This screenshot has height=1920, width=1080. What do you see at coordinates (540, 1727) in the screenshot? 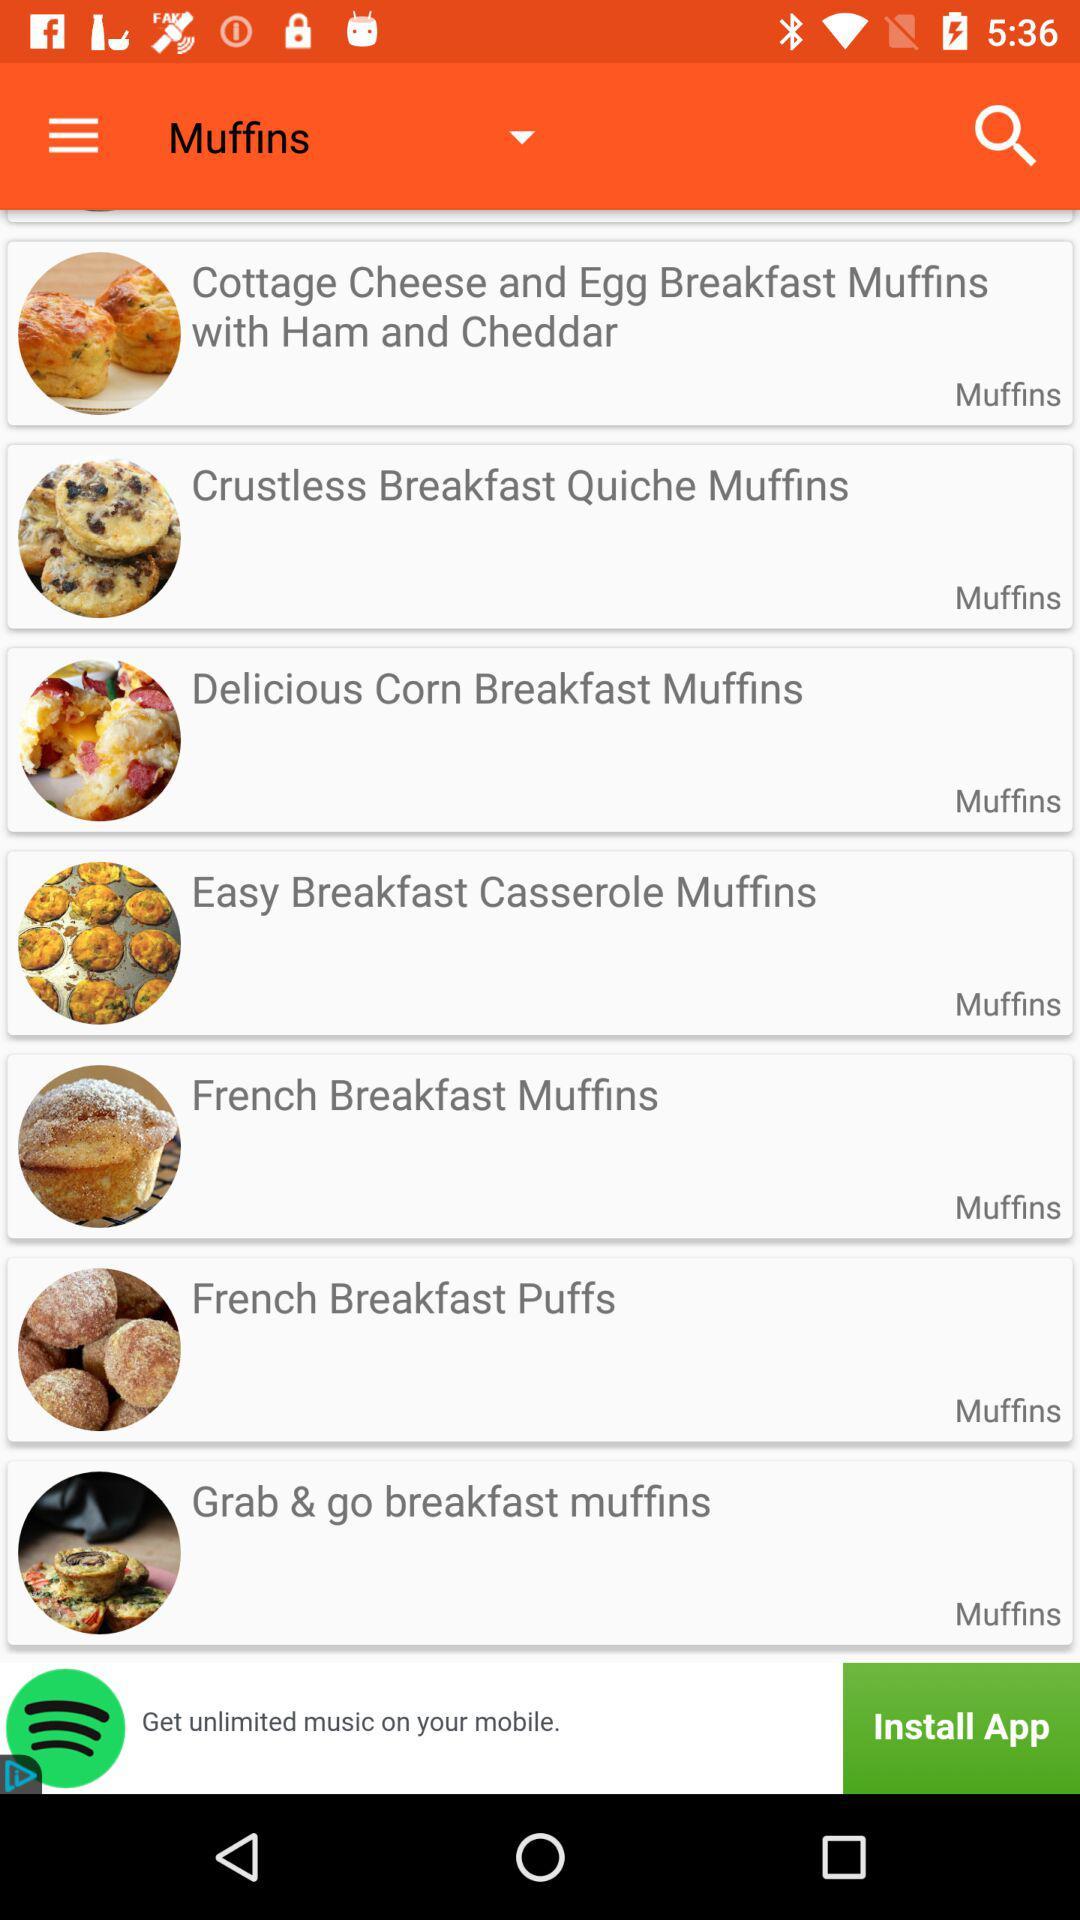
I see `gallery tool boy` at bounding box center [540, 1727].